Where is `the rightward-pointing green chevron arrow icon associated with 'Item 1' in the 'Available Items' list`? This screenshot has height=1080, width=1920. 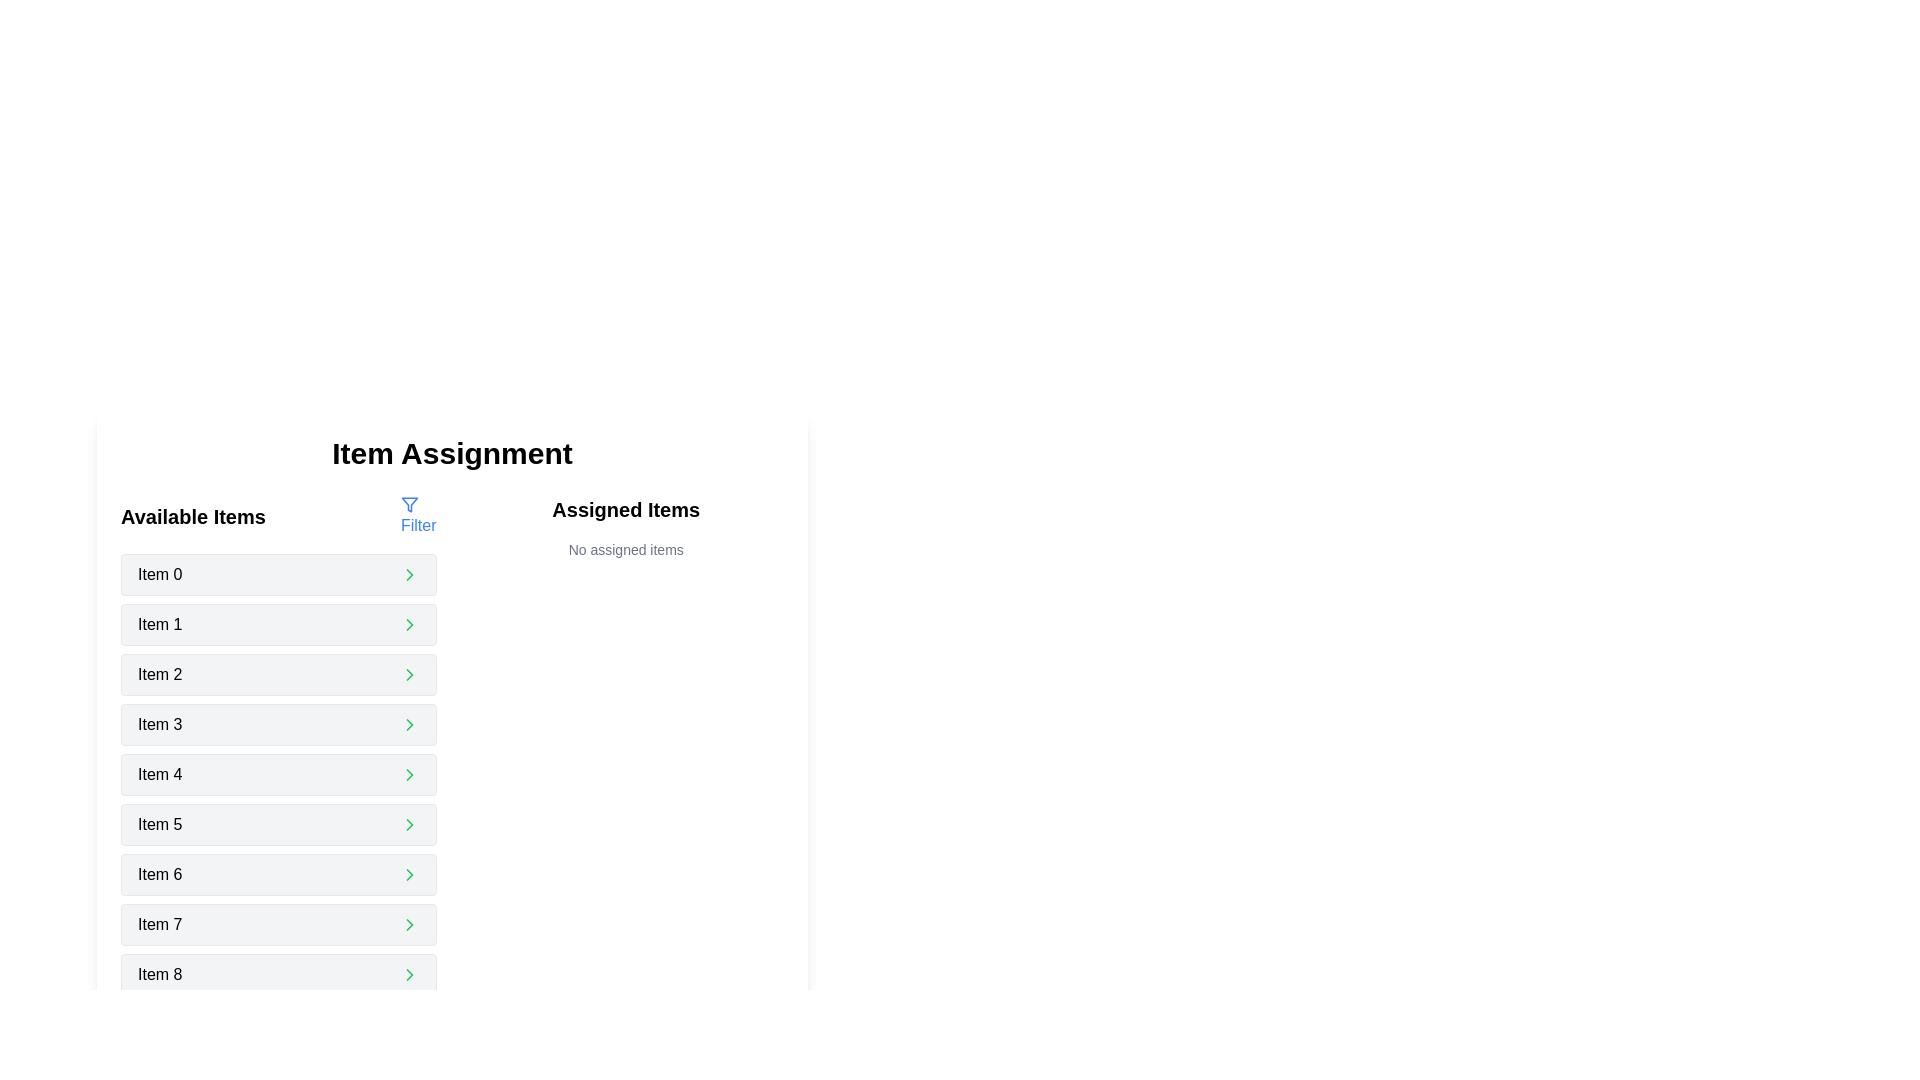 the rightward-pointing green chevron arrow icon associated with 'Item 1' in the 'Available Items' list is located at coordinates (408, 574).